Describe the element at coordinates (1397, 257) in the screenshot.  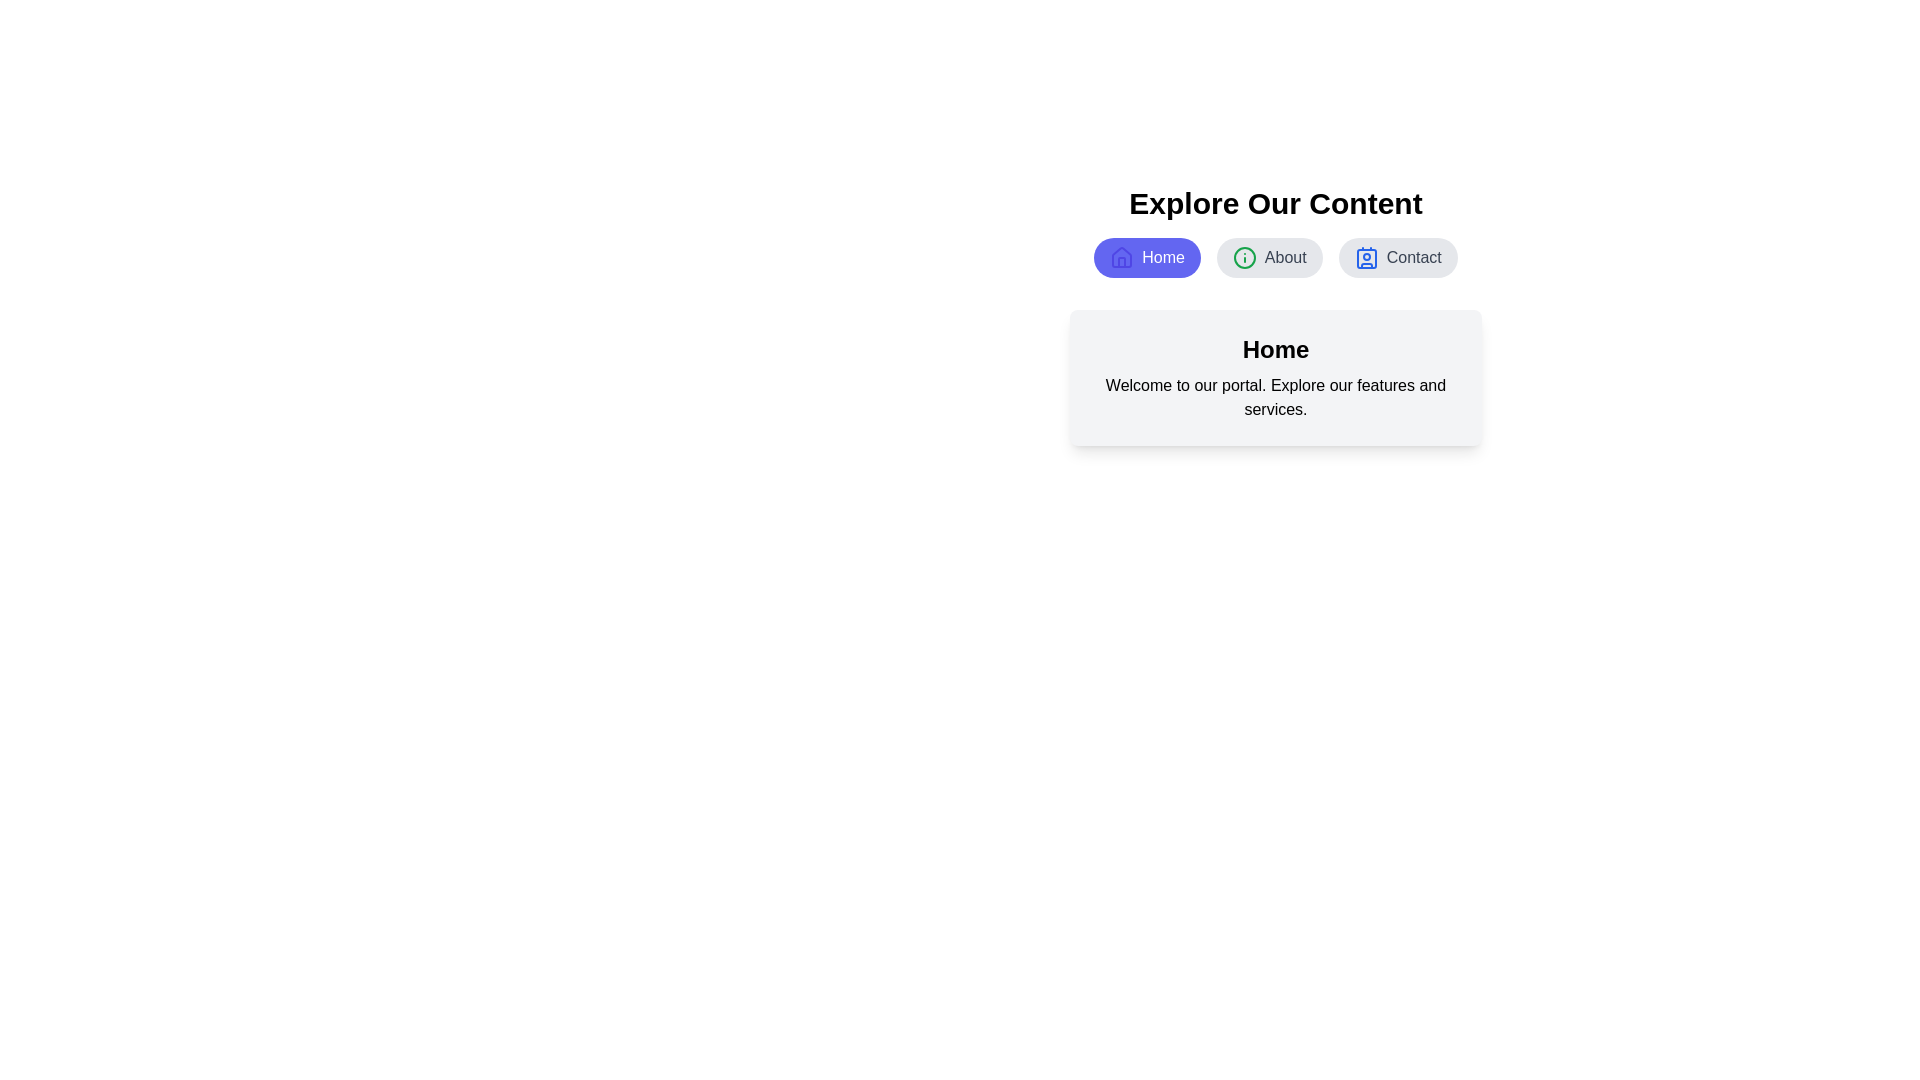
I see `the Contact tab by clicking its button` at that location.